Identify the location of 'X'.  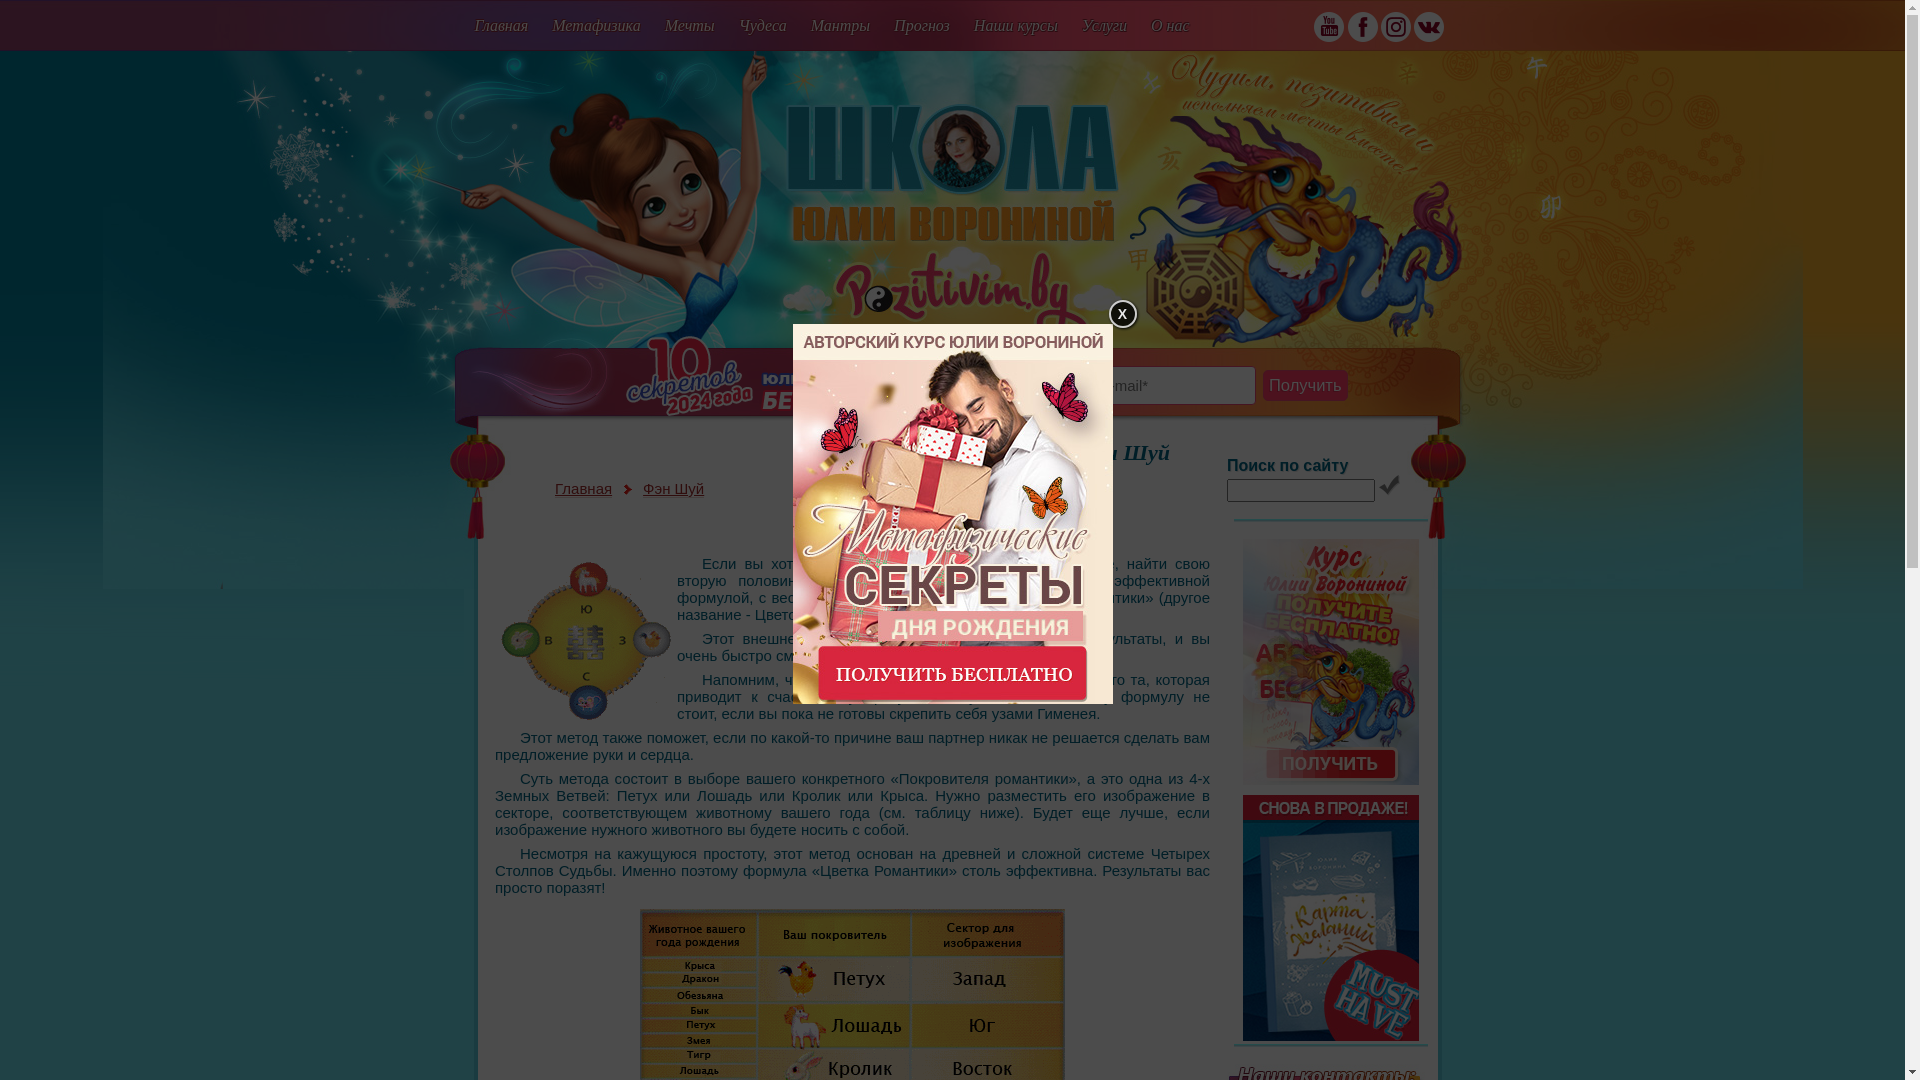
(1122, 313).